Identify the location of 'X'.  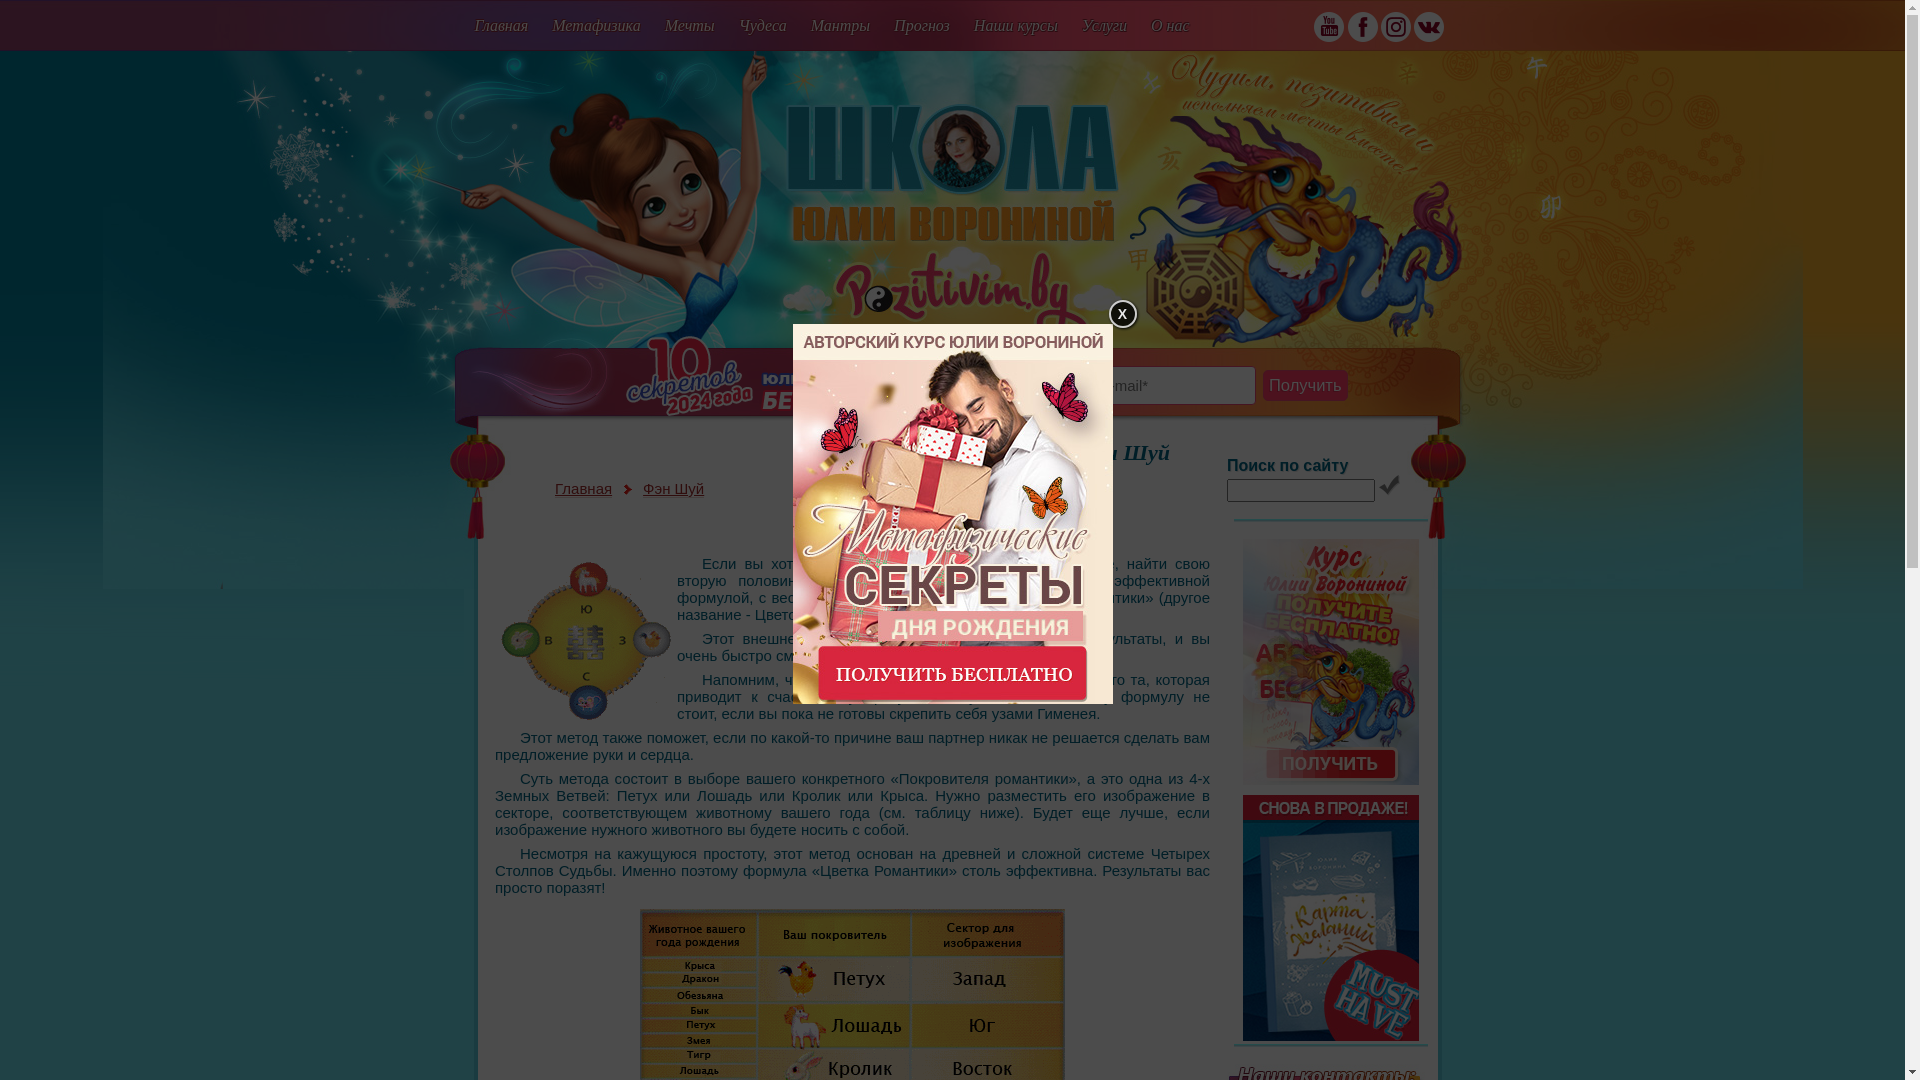
(1122, 313).